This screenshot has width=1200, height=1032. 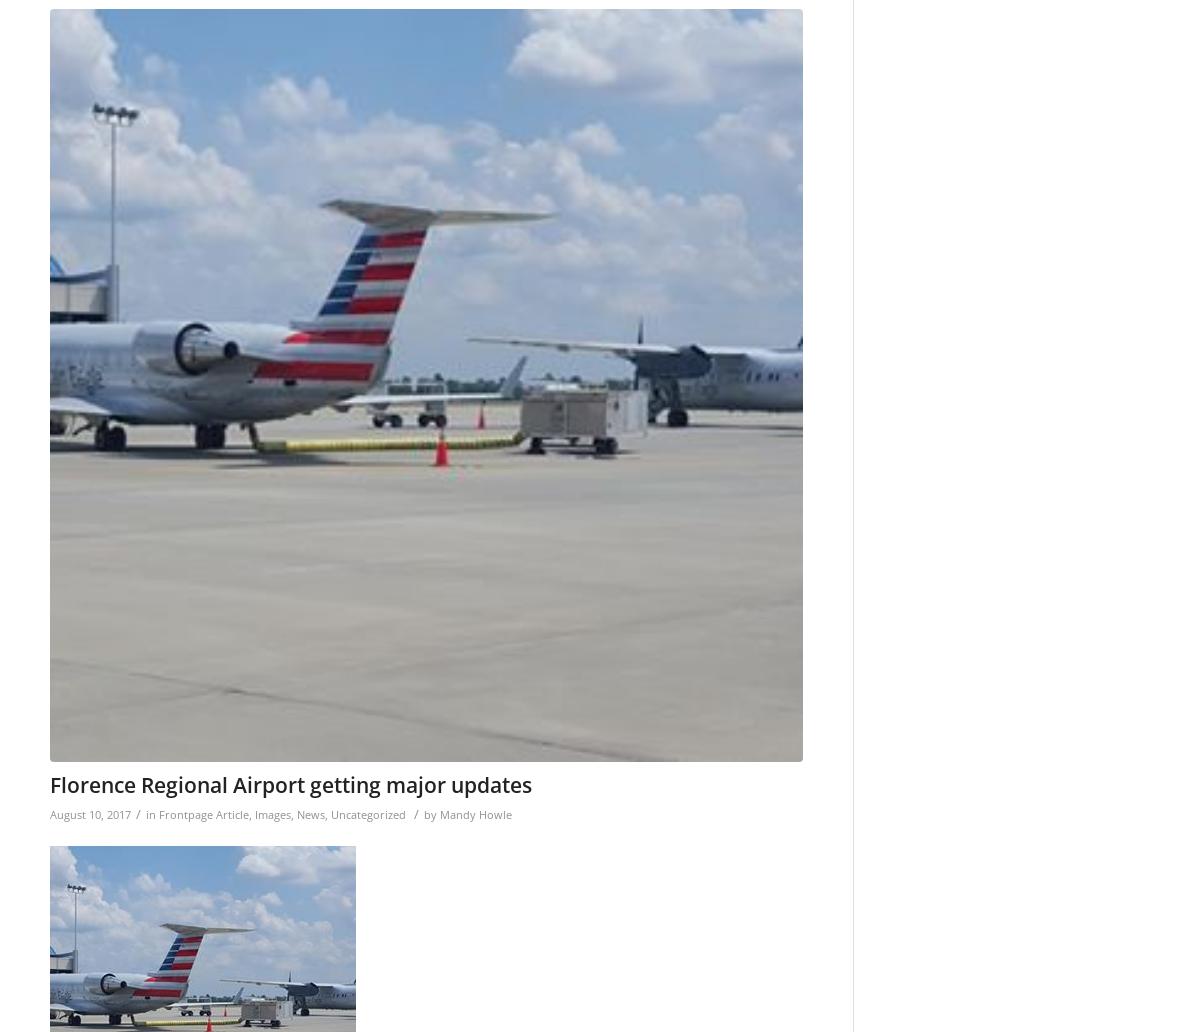 What do you see at coordinates (151, 813) in the screenshot?
I see `'in'` at bounding box center [151, 813].